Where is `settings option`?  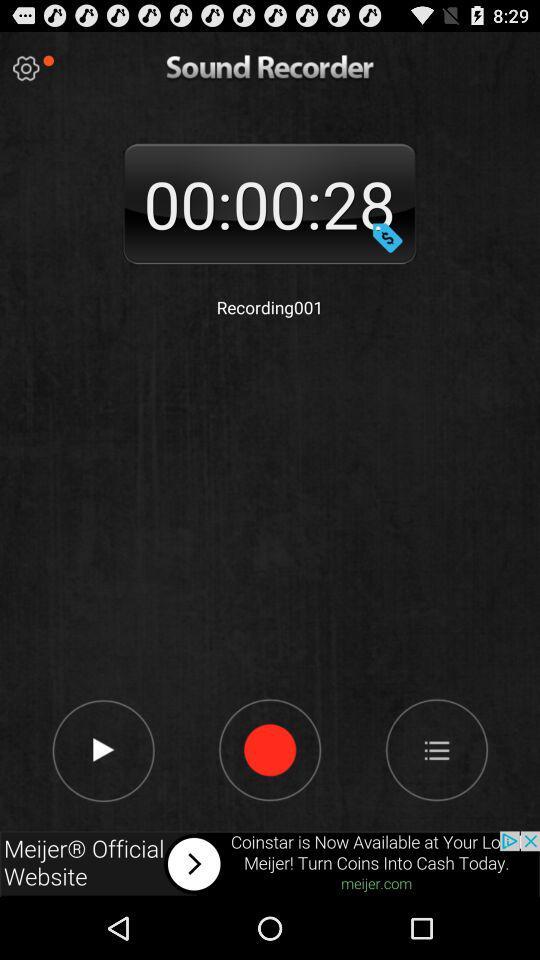 settings option is located at coordinates (25, 68).